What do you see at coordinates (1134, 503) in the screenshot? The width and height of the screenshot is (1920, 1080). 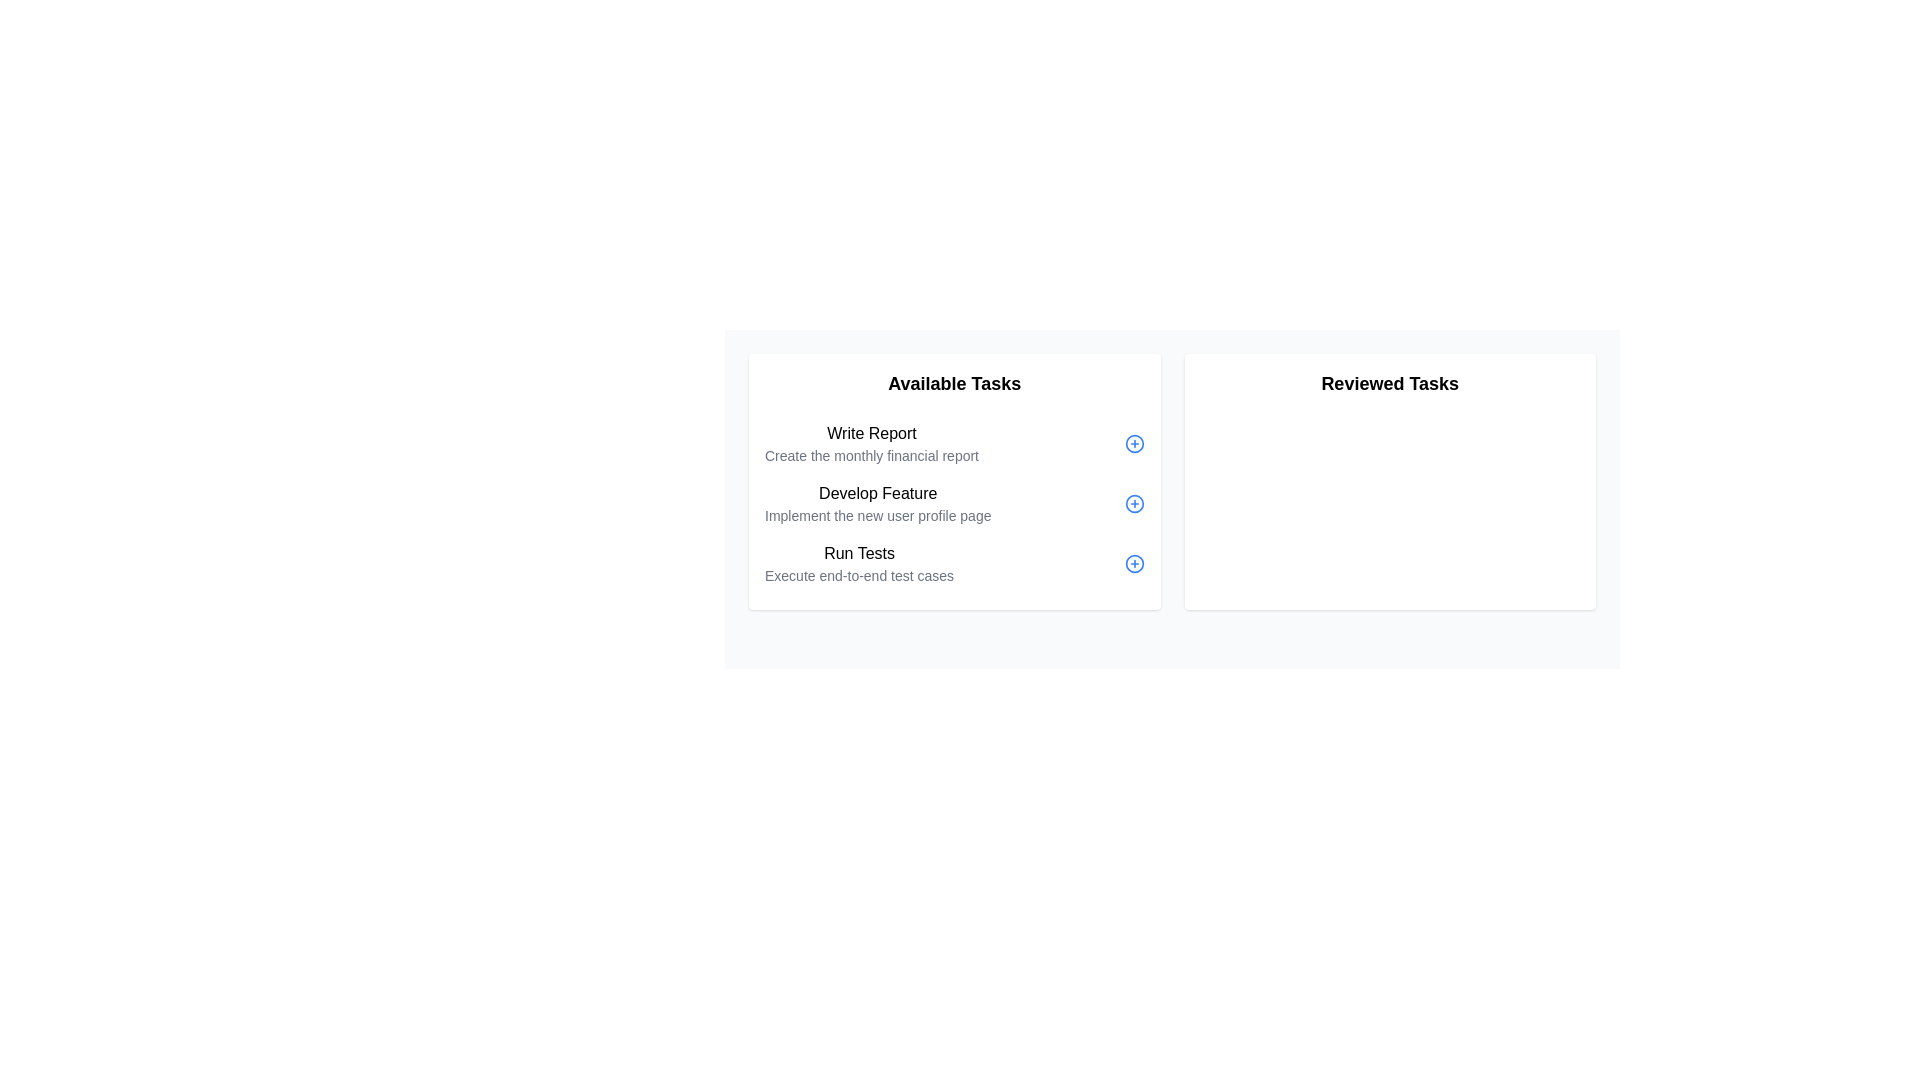 I see `the 'Add Task' button associated with 'Develop Feature' located in the 'Available Tasks' section` at bounding box center [1134, 503].